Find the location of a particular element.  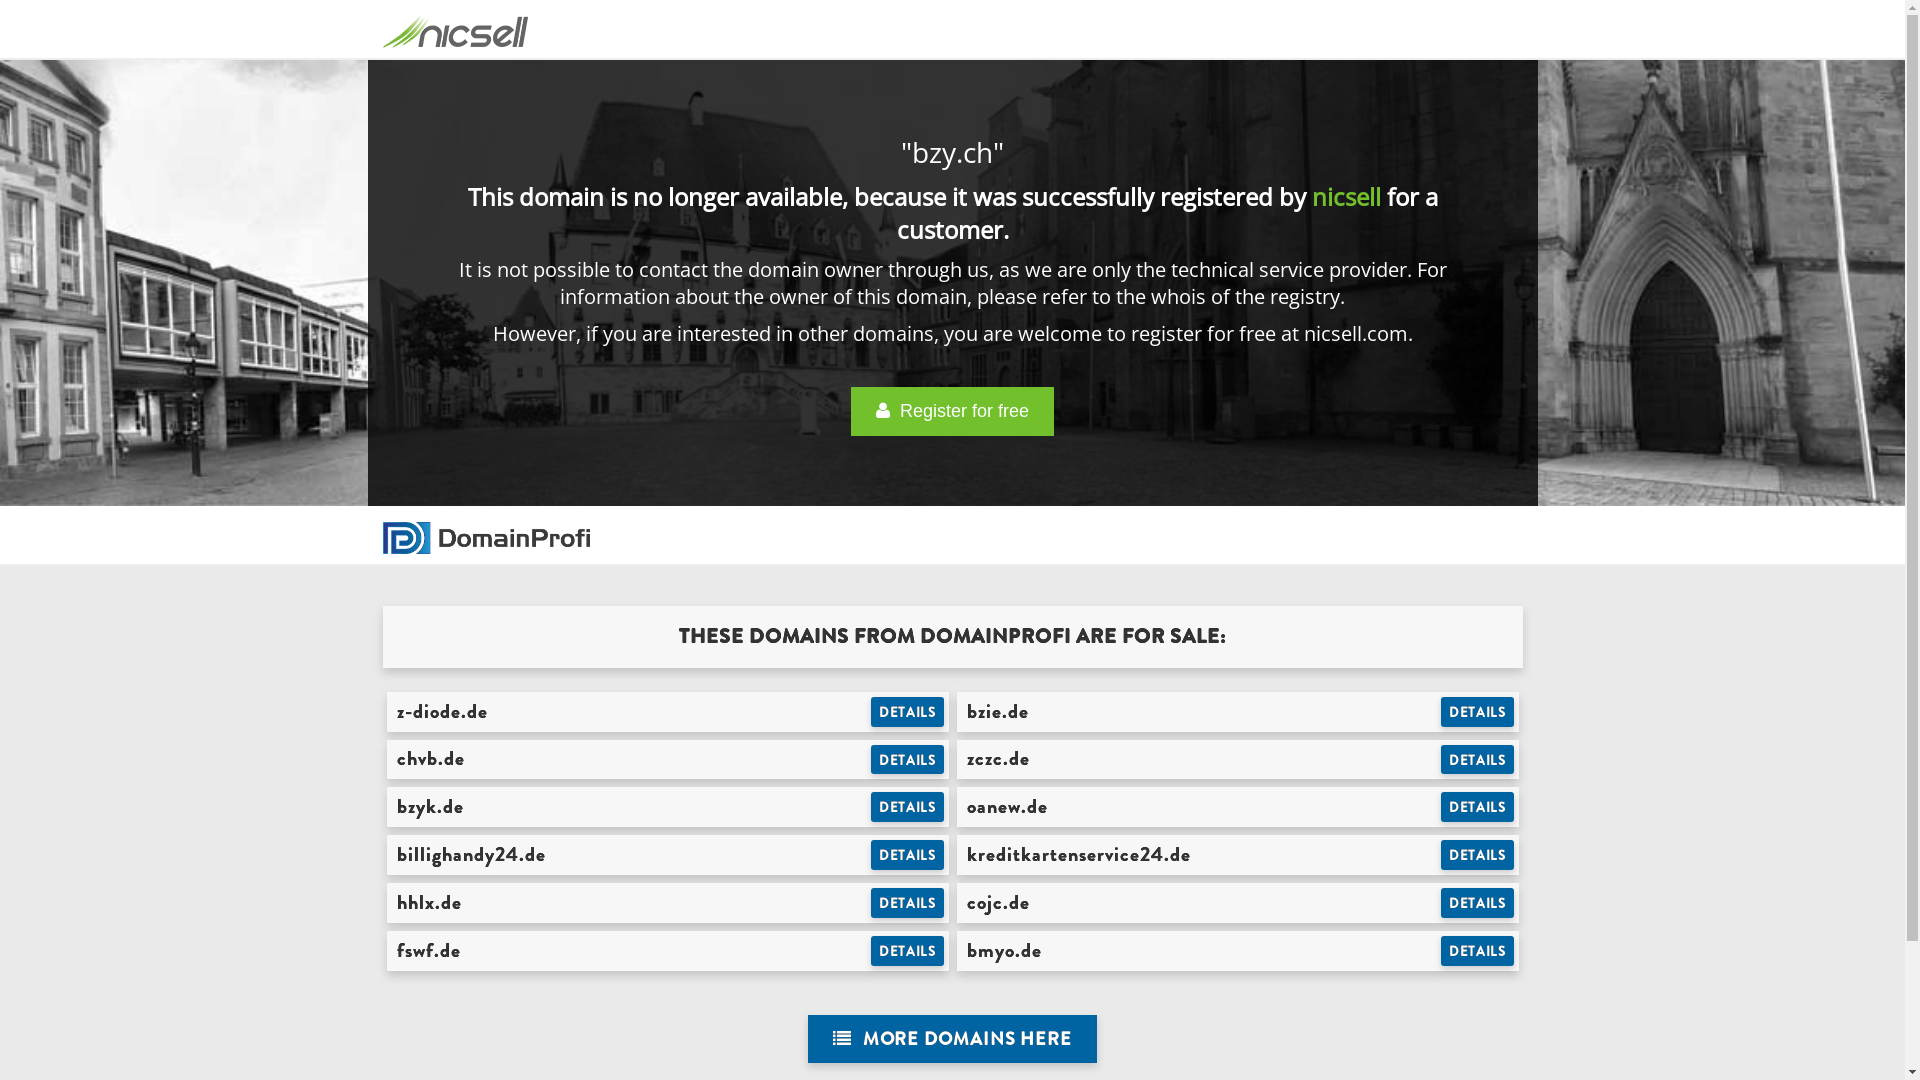

'  Register for free' is located at coordinates (951, 410).